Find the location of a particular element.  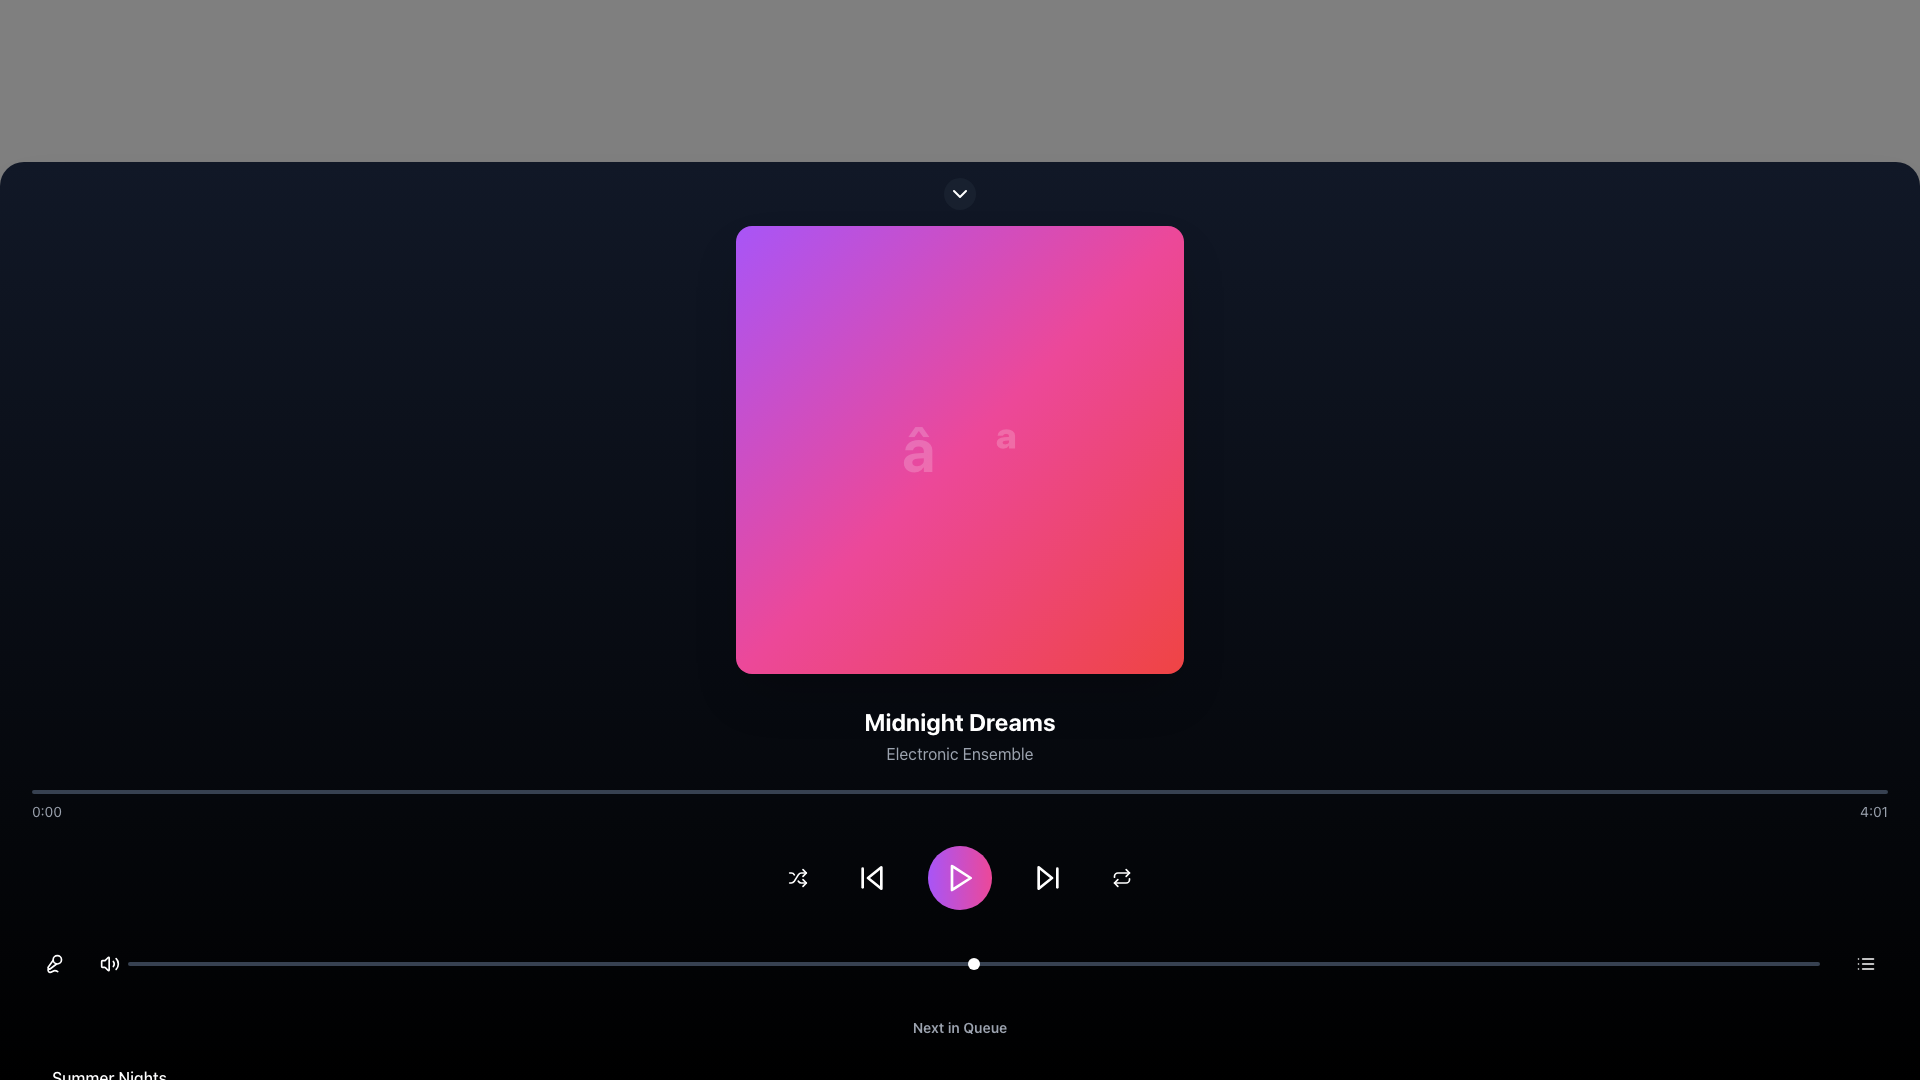

playback position is located at coordinates (1015, 790).